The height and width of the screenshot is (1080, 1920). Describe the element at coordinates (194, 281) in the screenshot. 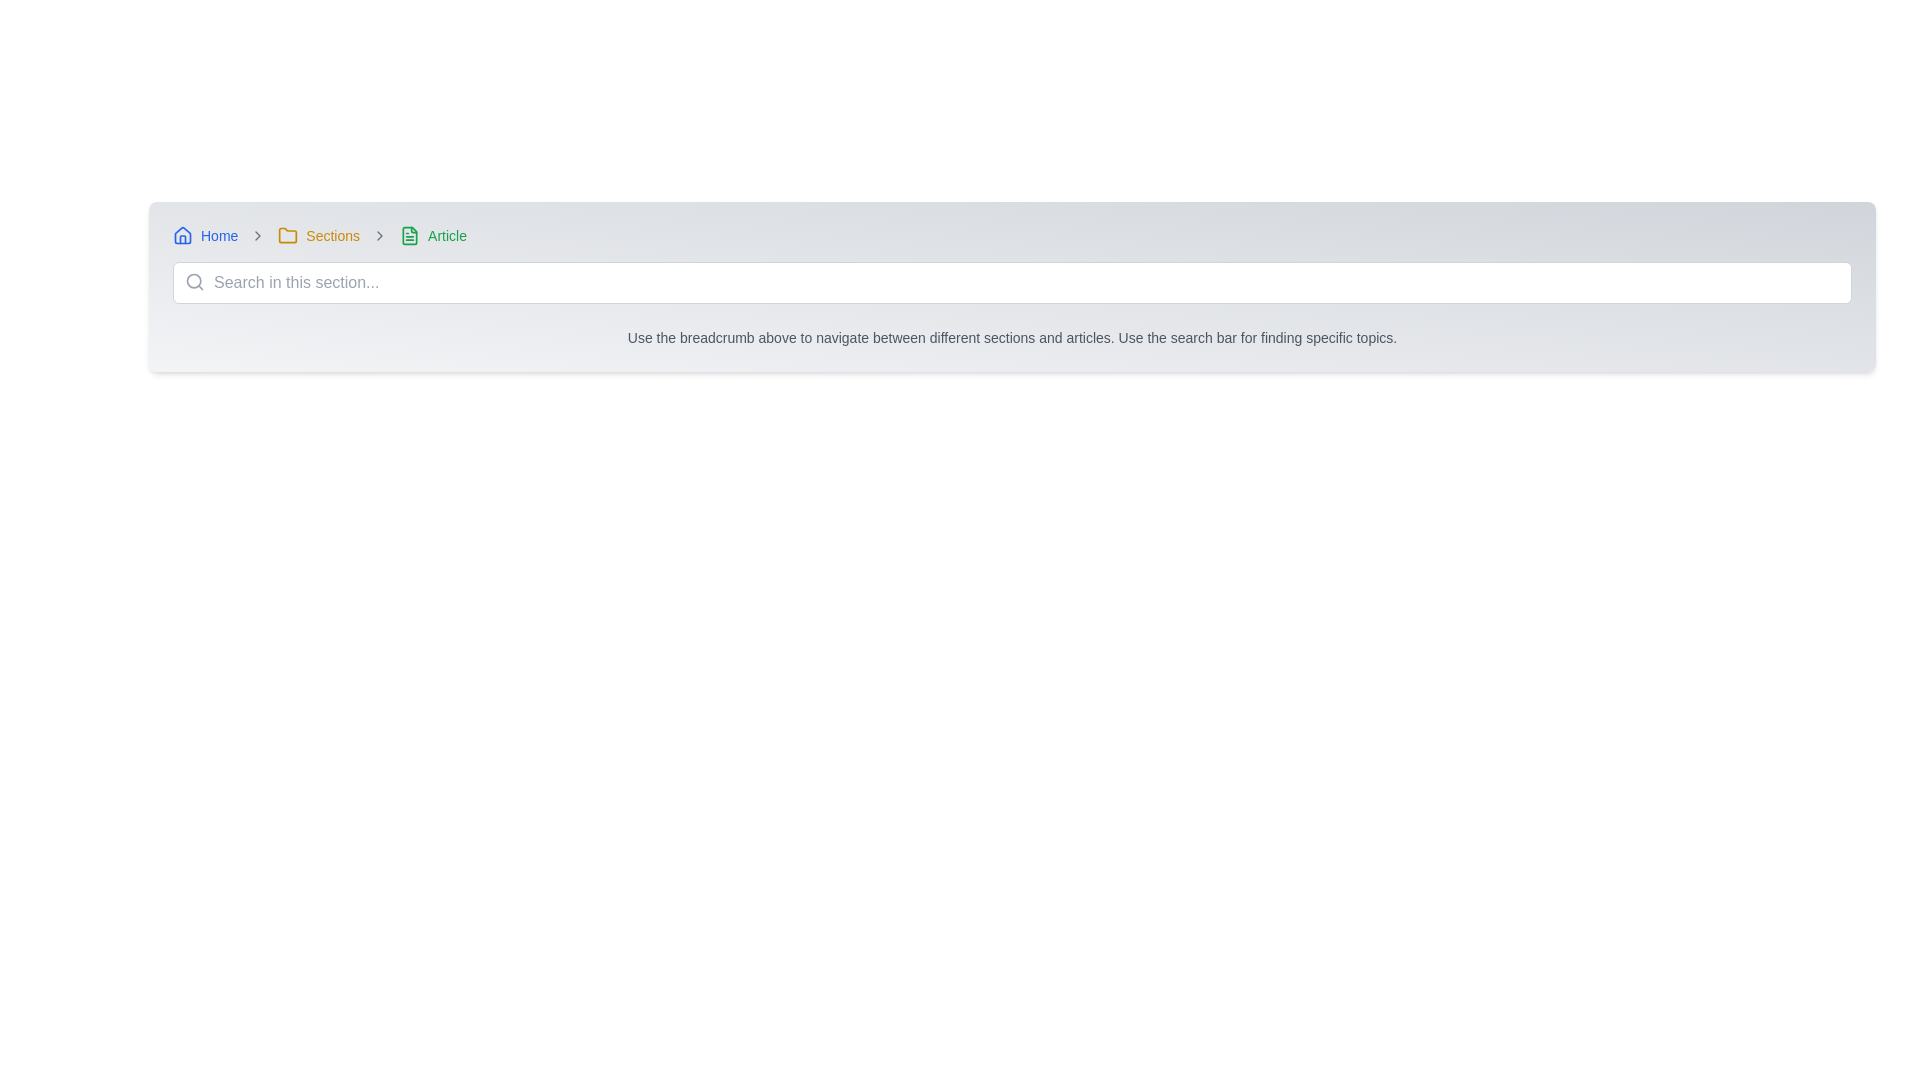

I see `the magnifying glass icon component, which is a circle segment located to the left side of the input box in the search field` at that location.